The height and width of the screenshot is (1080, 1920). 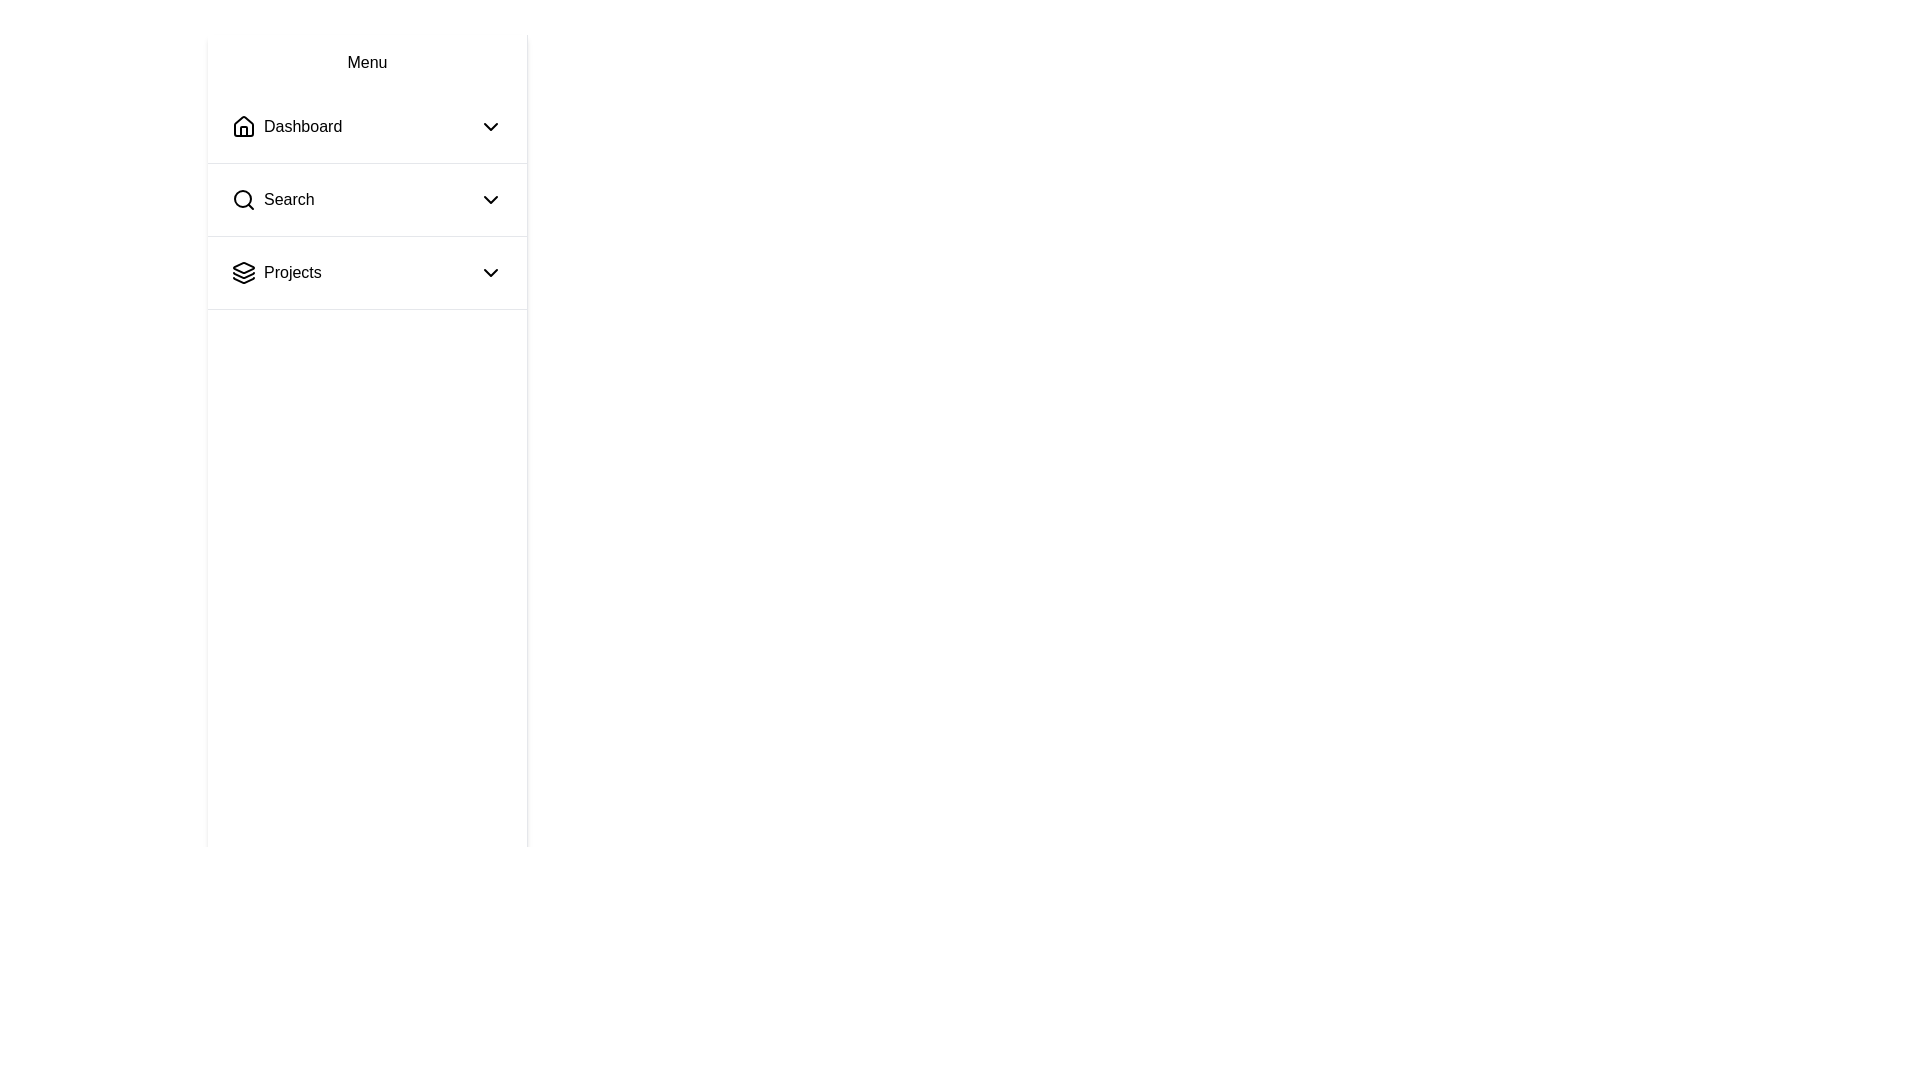 I want to click on the SVG icon on the far-right side of the 'Projects' list item, so click(x=490, y=273).